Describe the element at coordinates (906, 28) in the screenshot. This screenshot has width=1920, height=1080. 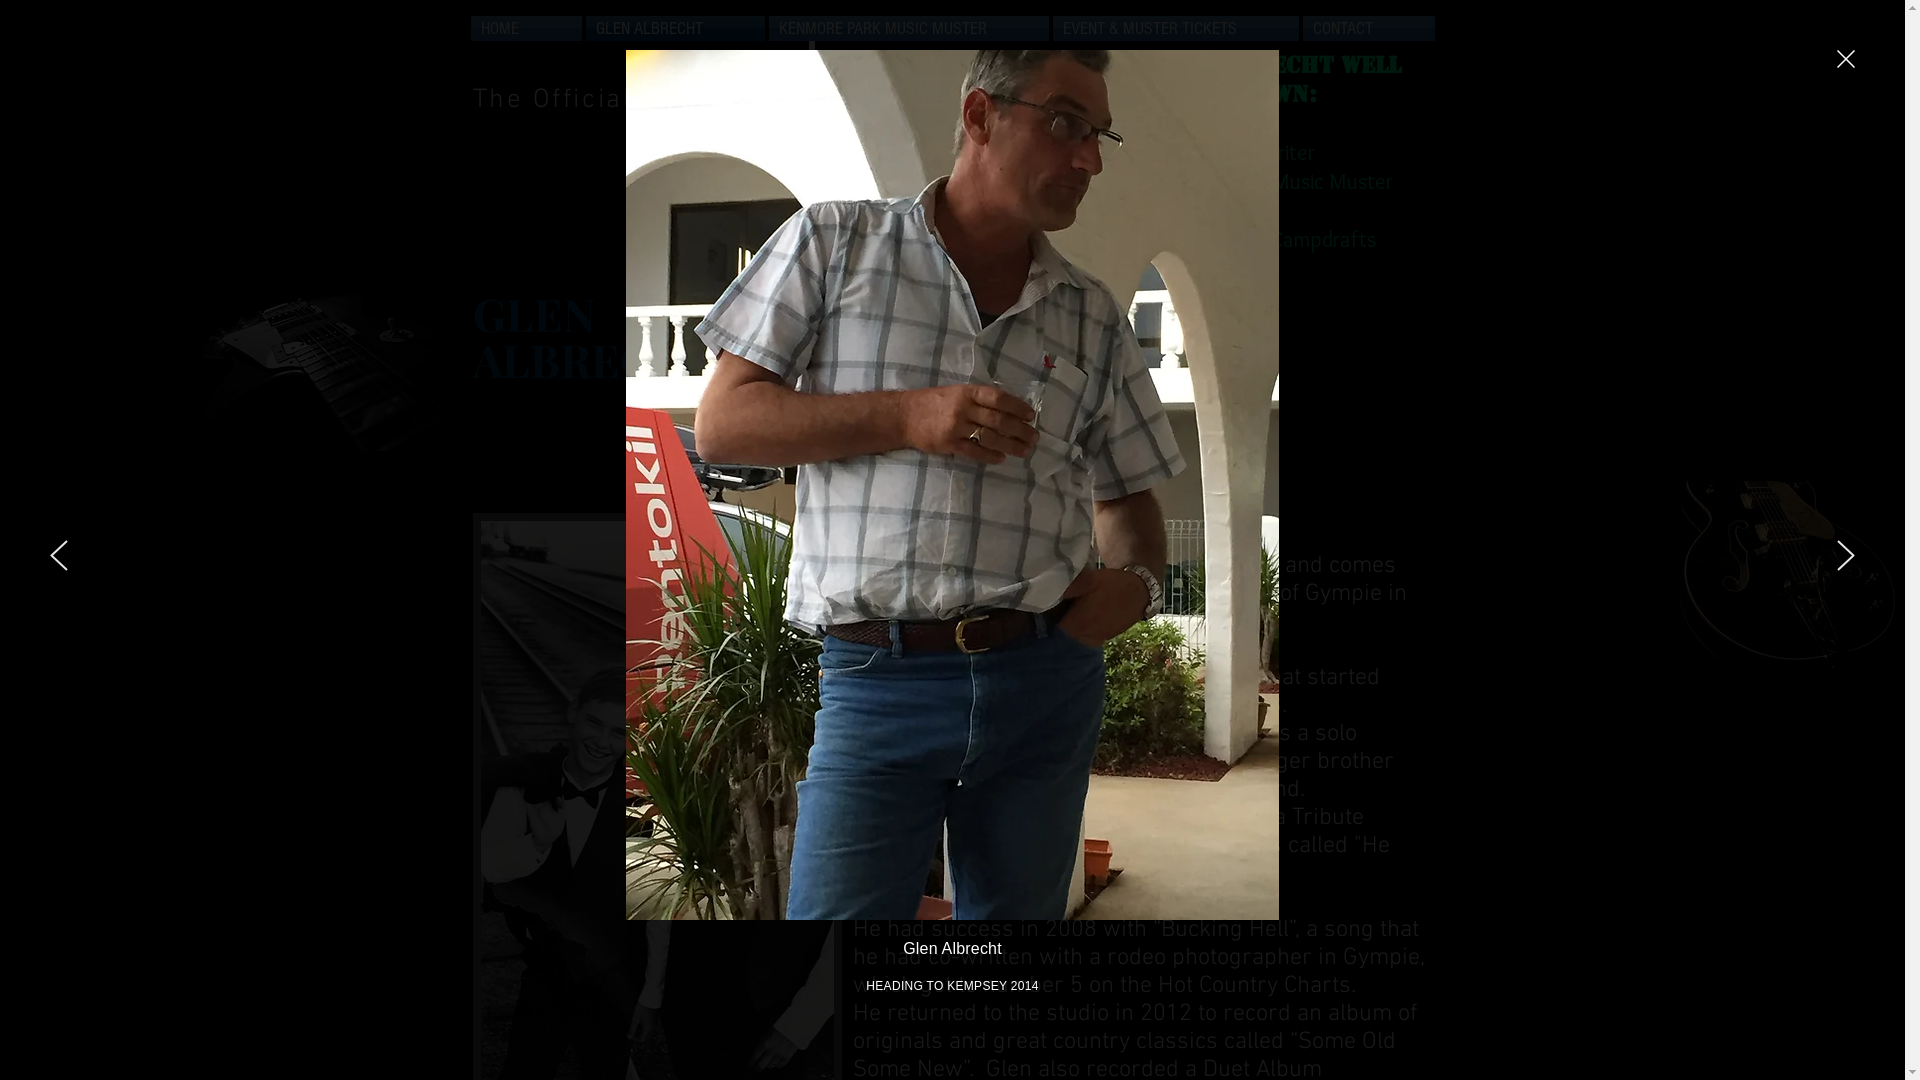
I see `'KENMORE PARK MUSIC MUSTER'` at that location.